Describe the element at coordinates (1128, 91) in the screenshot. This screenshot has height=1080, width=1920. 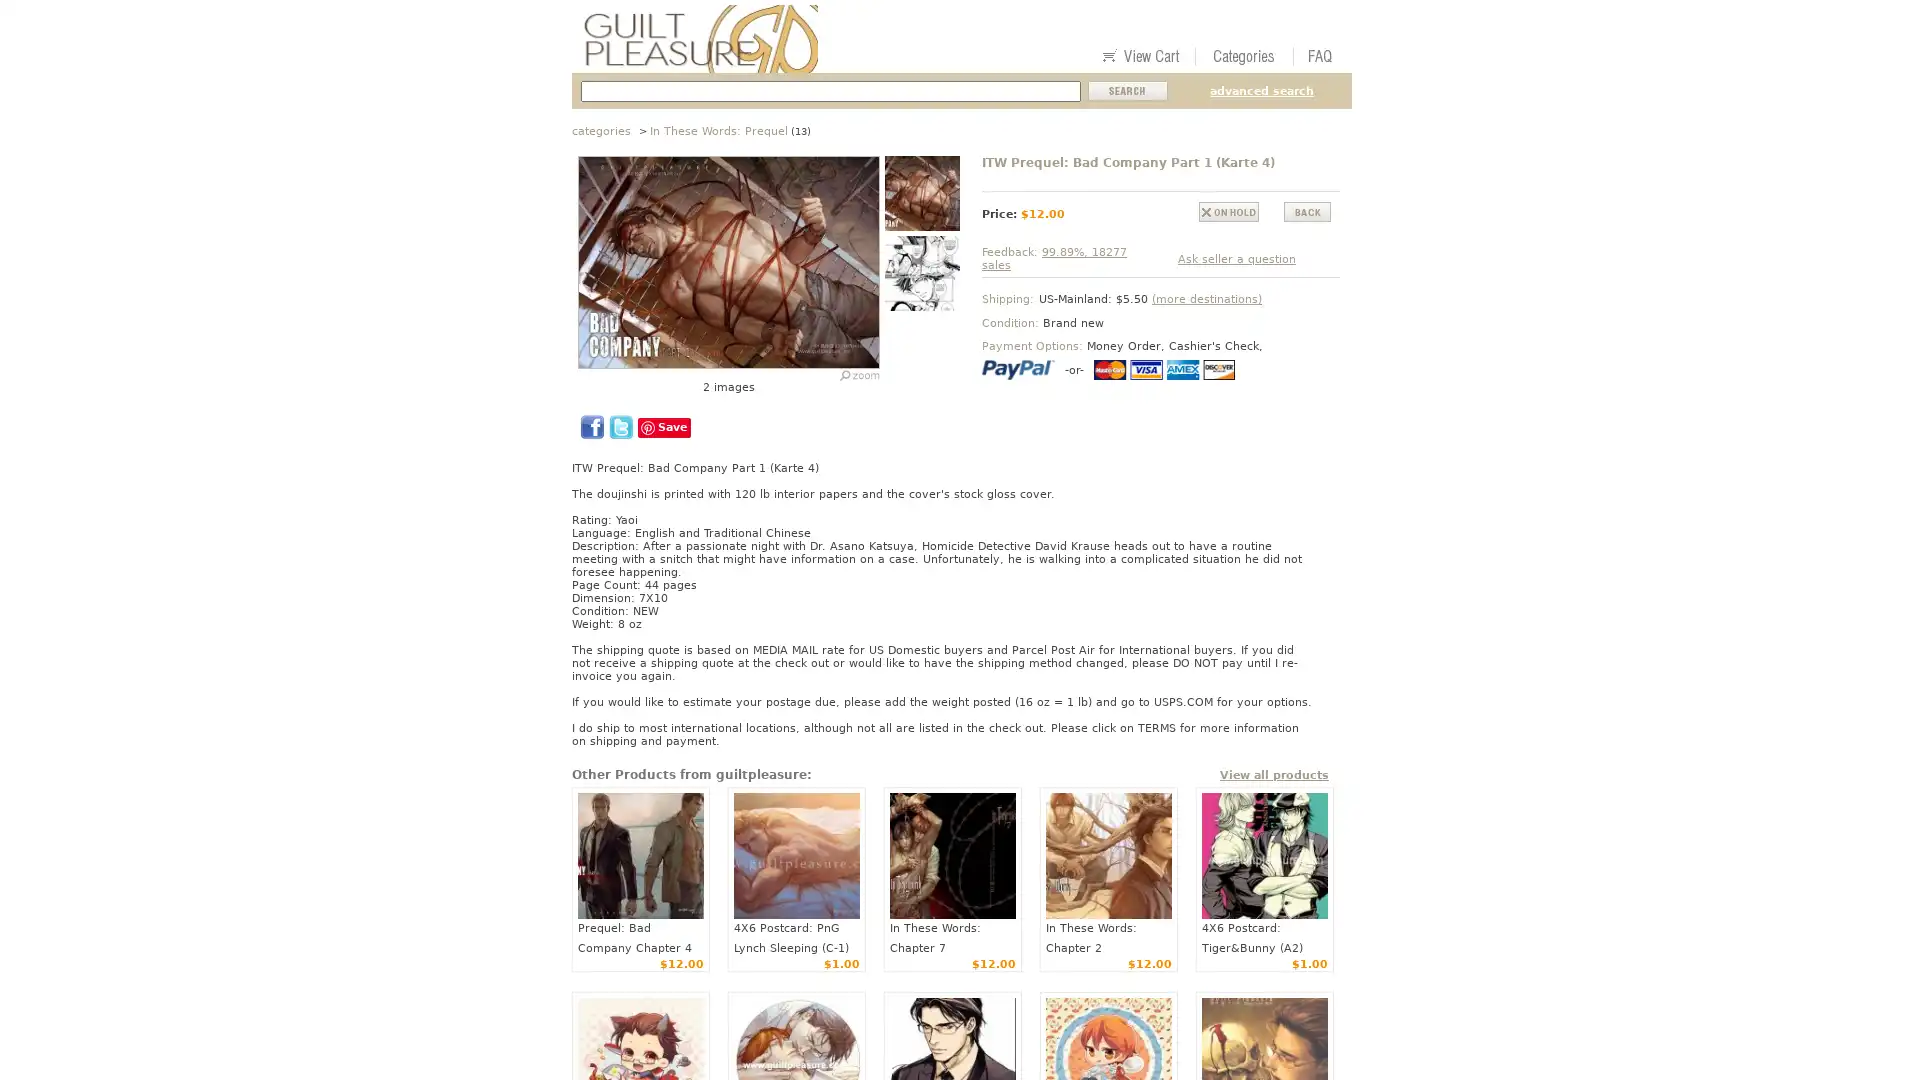
I see `Submit` at that location.